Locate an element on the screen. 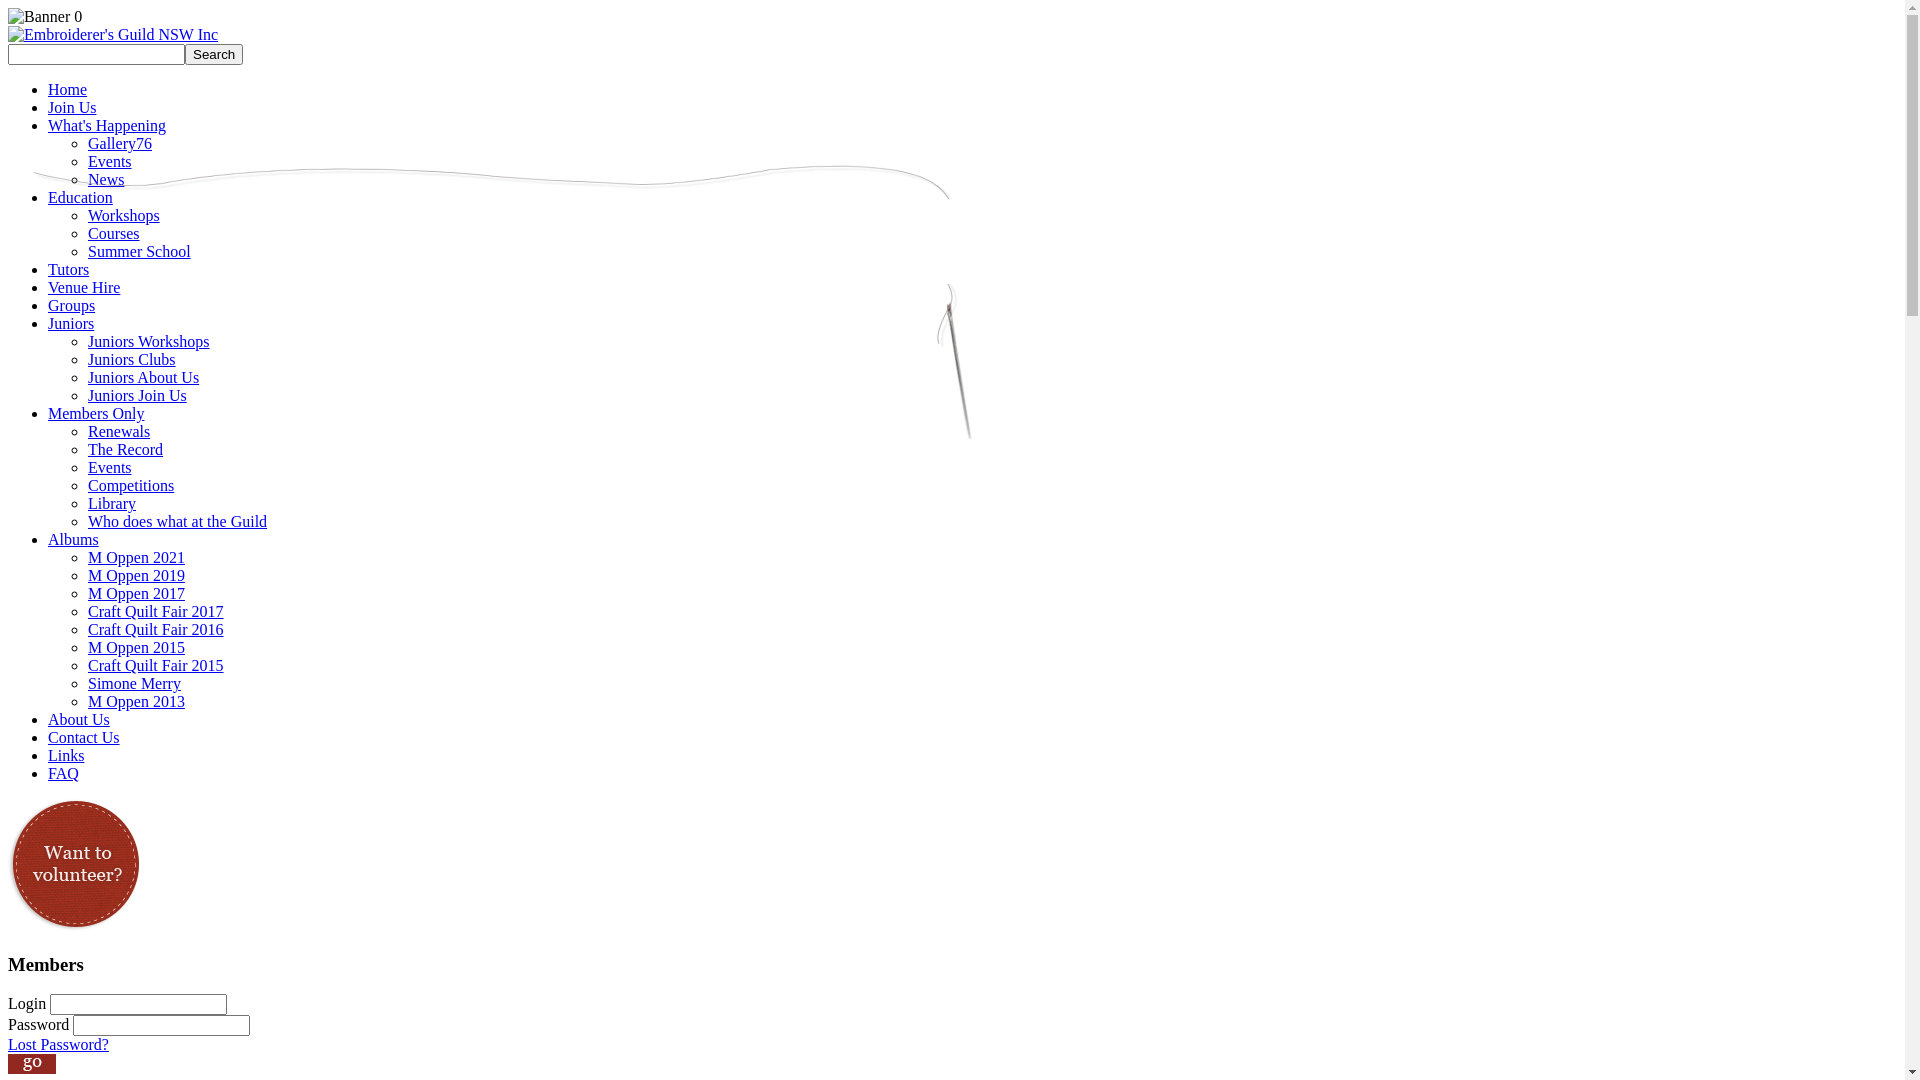 Image resolution: width=1920 pixels, height=1080 pixels. 'Competitions' is located at coordinates (86, 485).